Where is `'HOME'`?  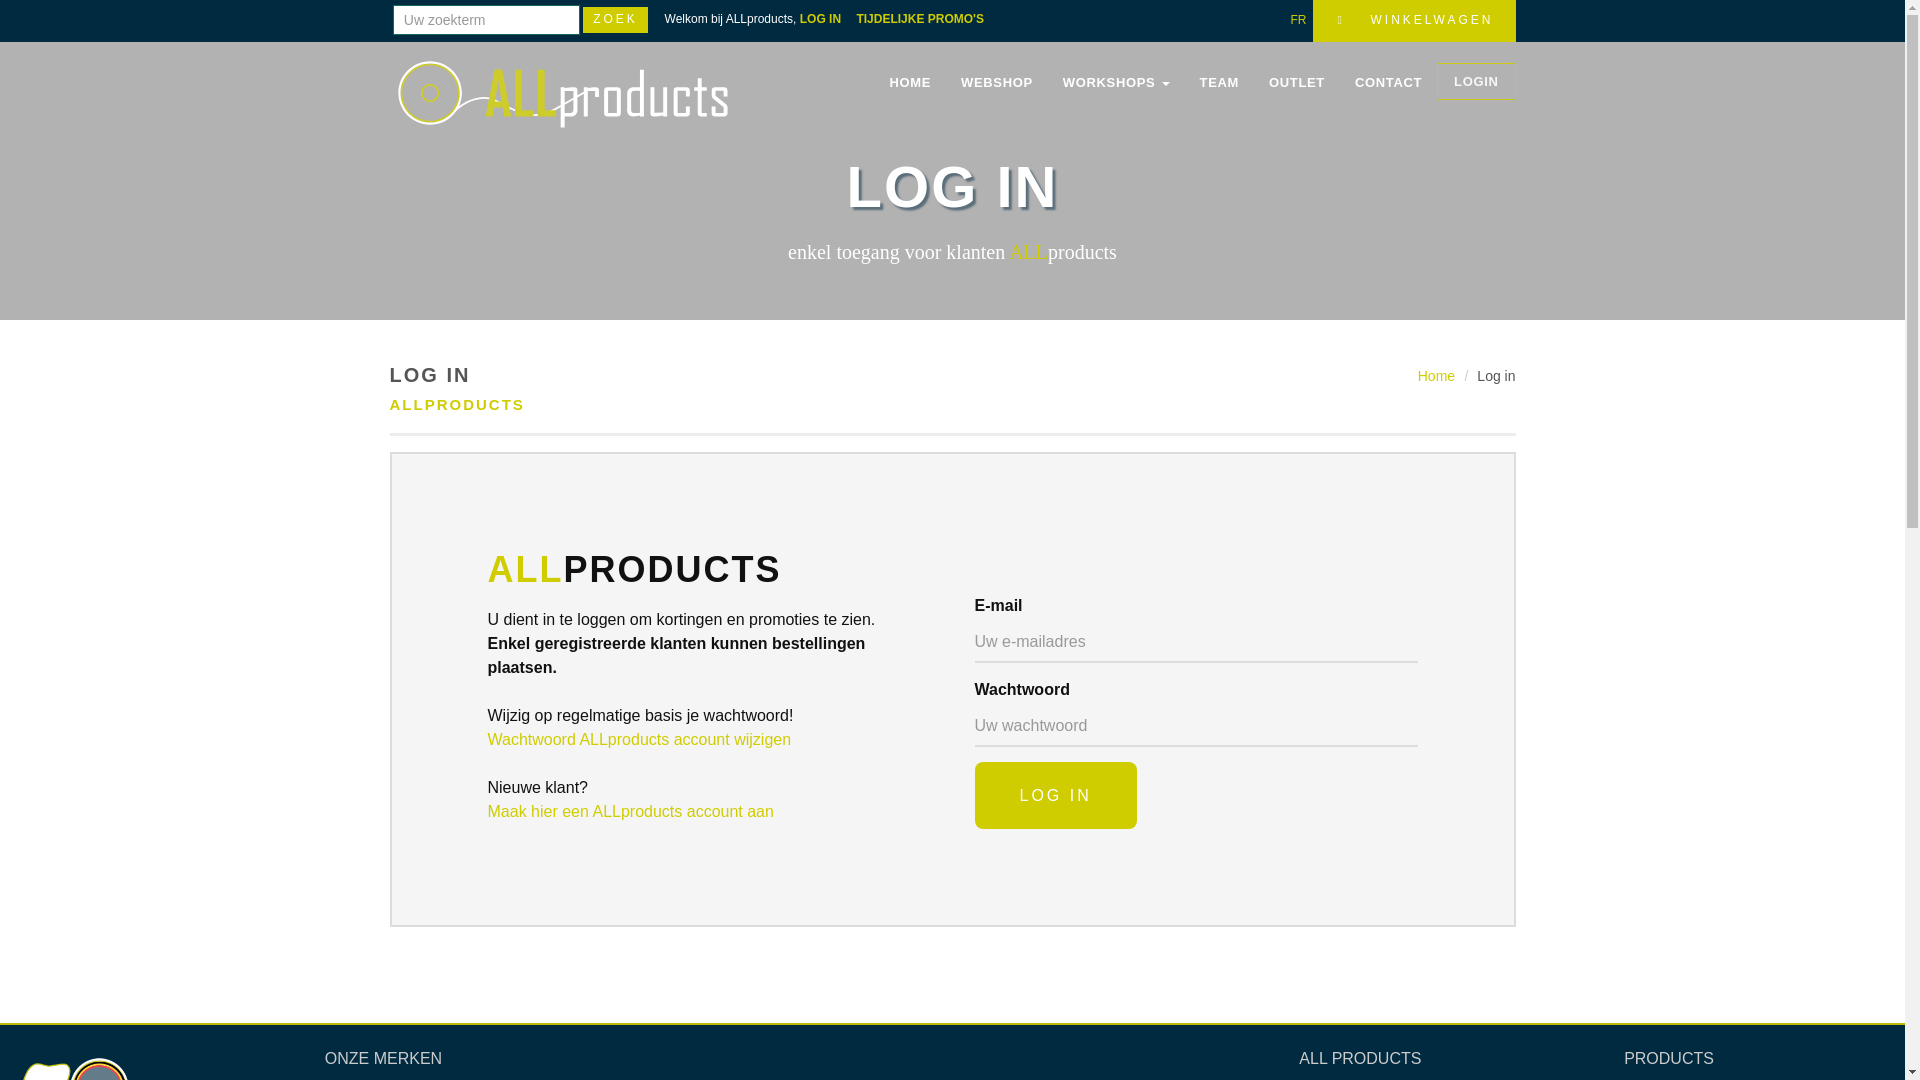
'HOME' is located at coordinates (909, 82).